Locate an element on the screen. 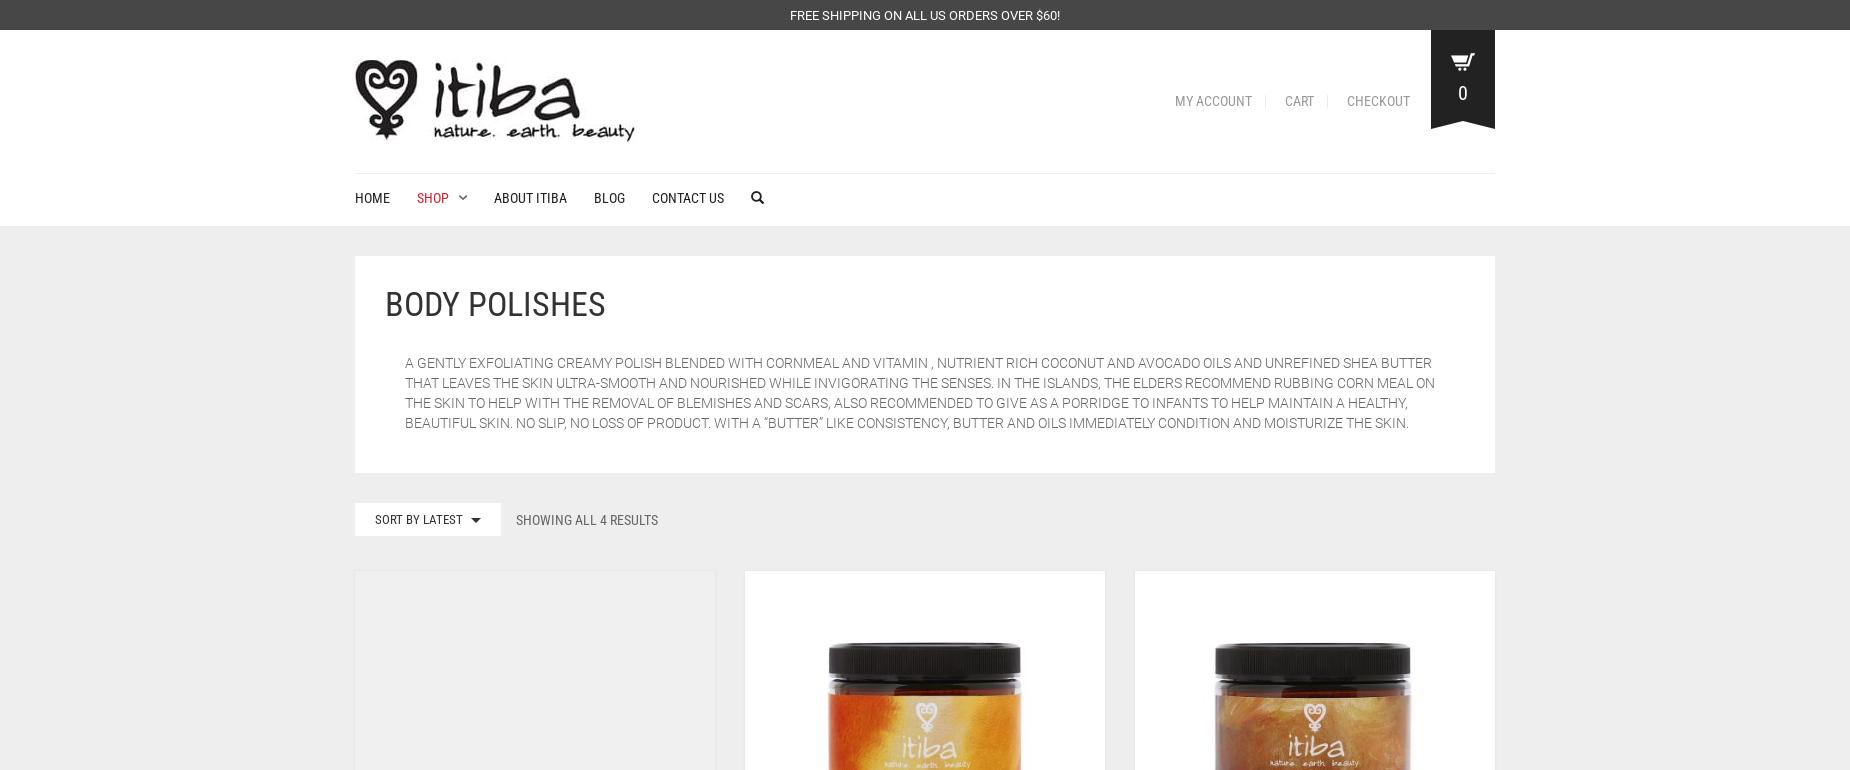 This screenshot has width=1850, height=770. 'Lotions' is located at coordinates (450, 261).